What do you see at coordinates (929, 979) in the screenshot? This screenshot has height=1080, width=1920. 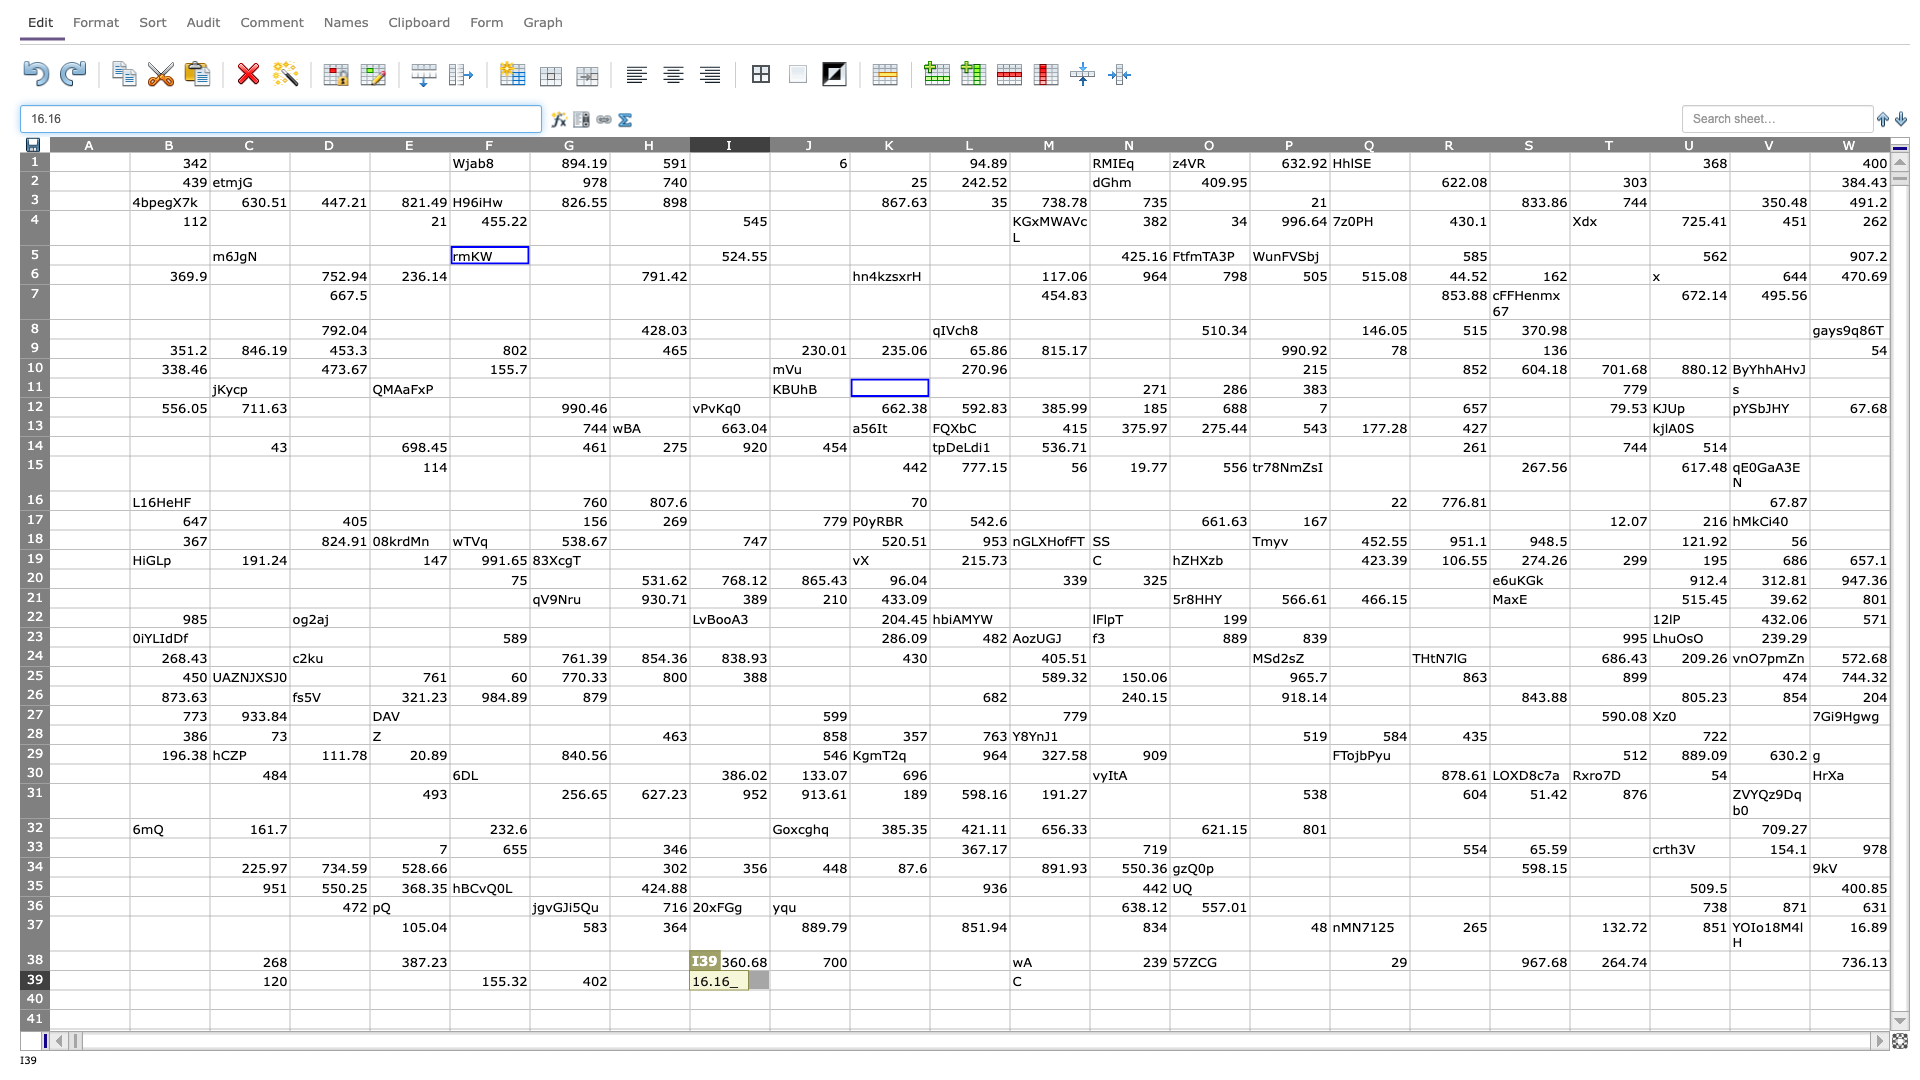 I see `Left side of cell L39` at bounding box center [929, 979].